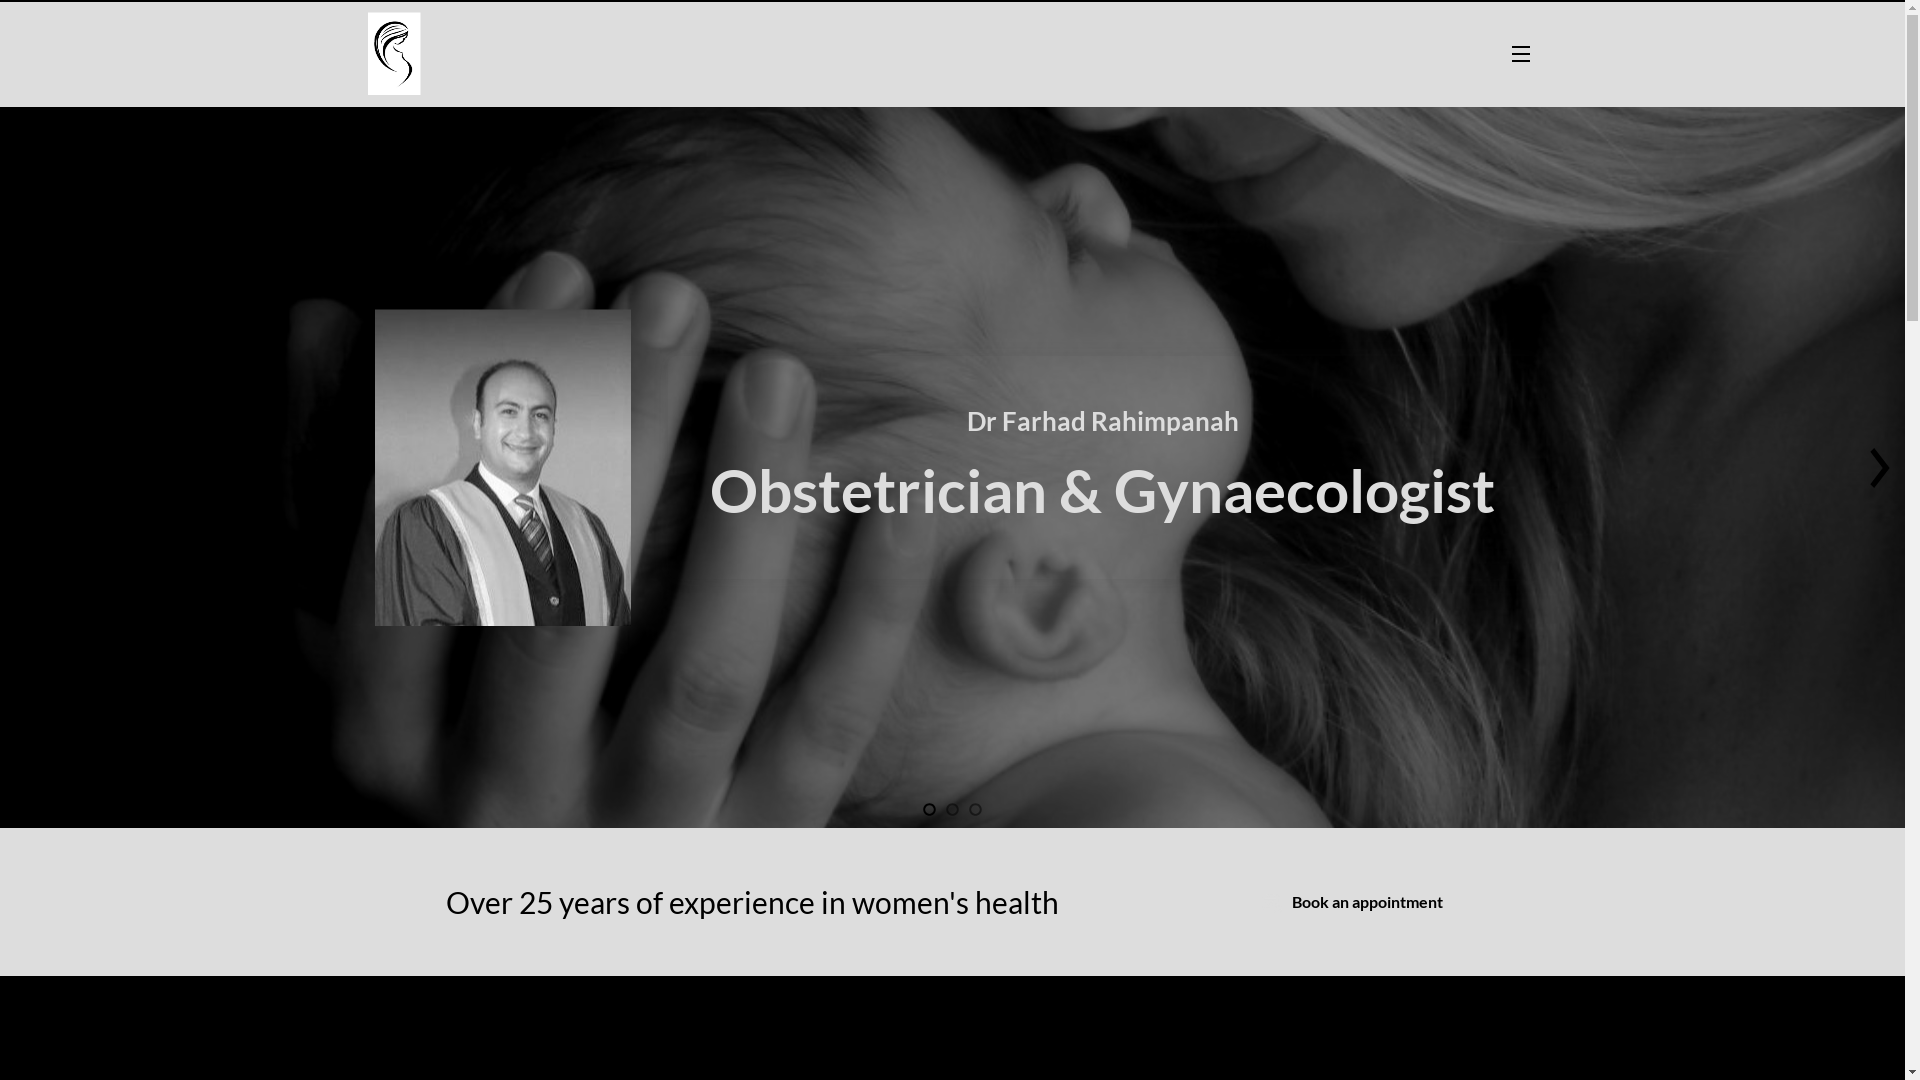  I want to click on 'Book an appointment', so click(1353, 901).